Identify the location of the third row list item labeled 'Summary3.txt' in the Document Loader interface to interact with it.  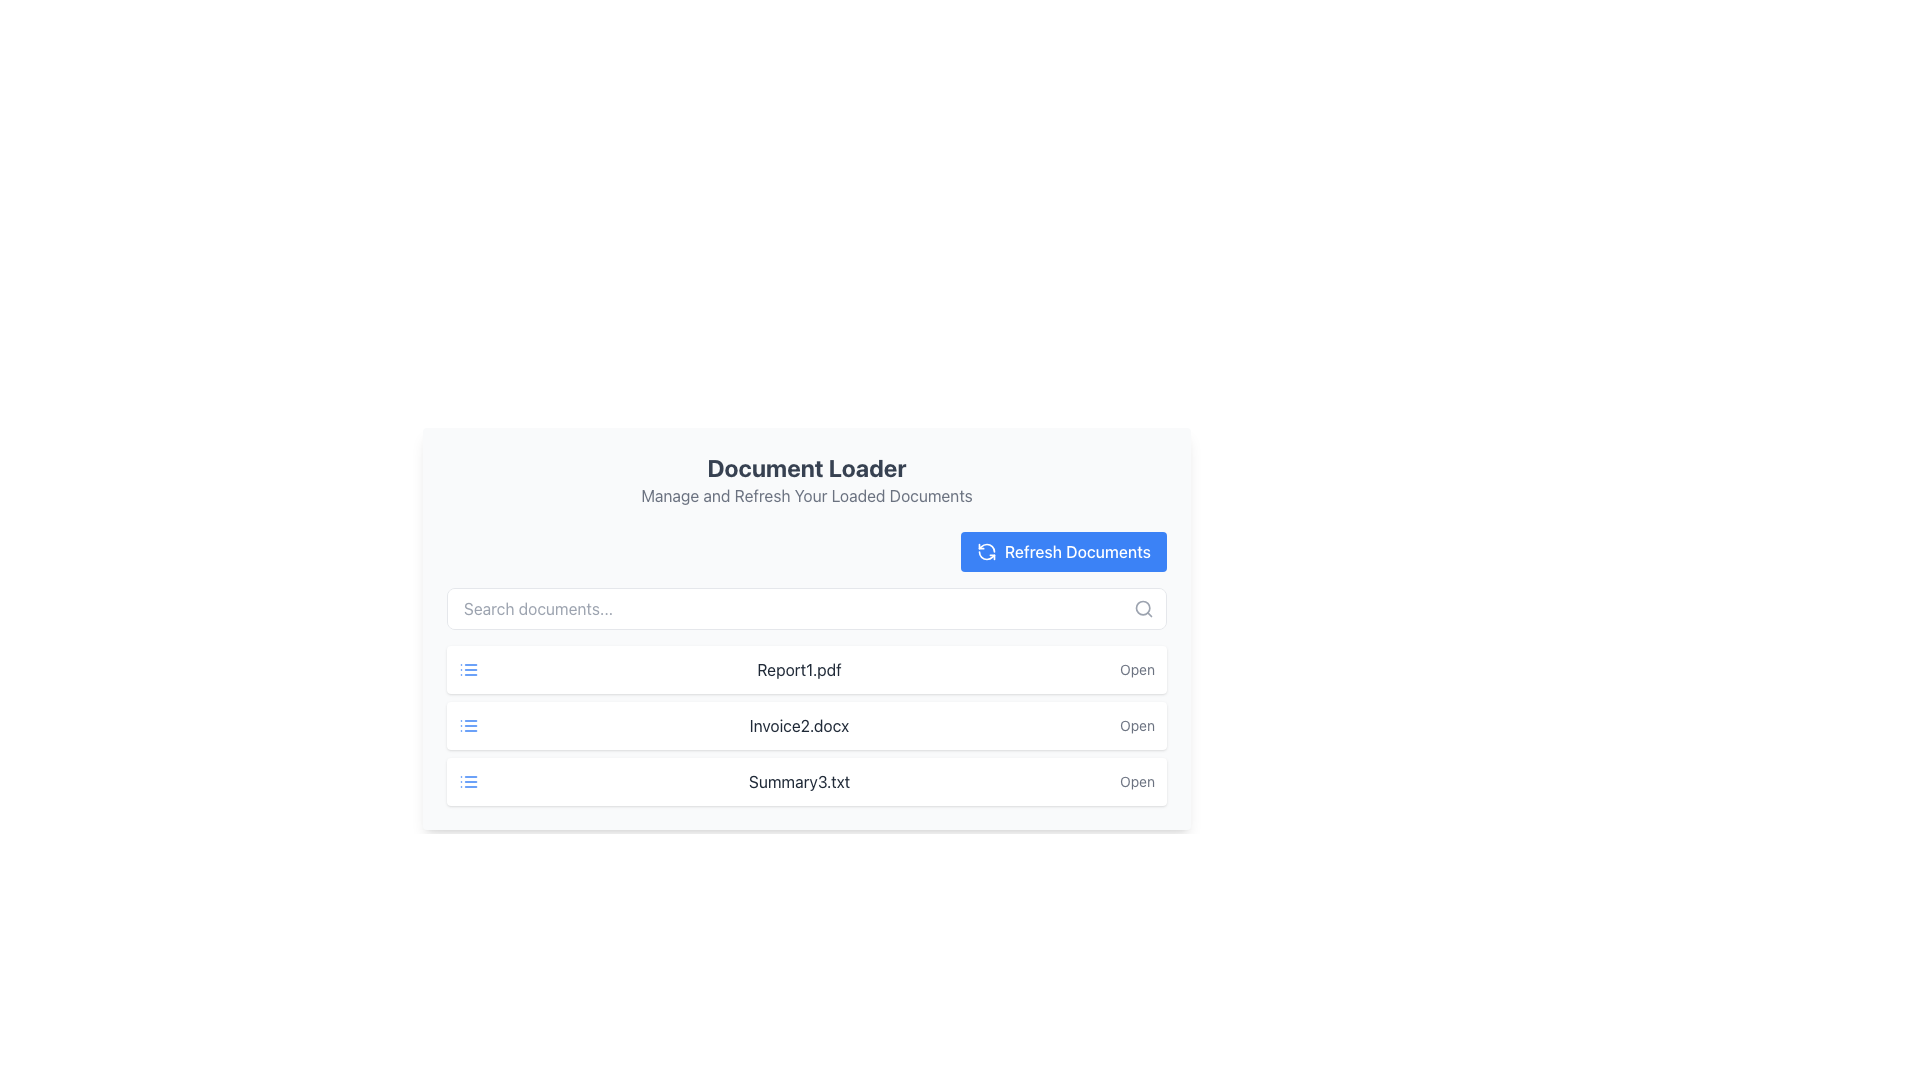
(806, 781).